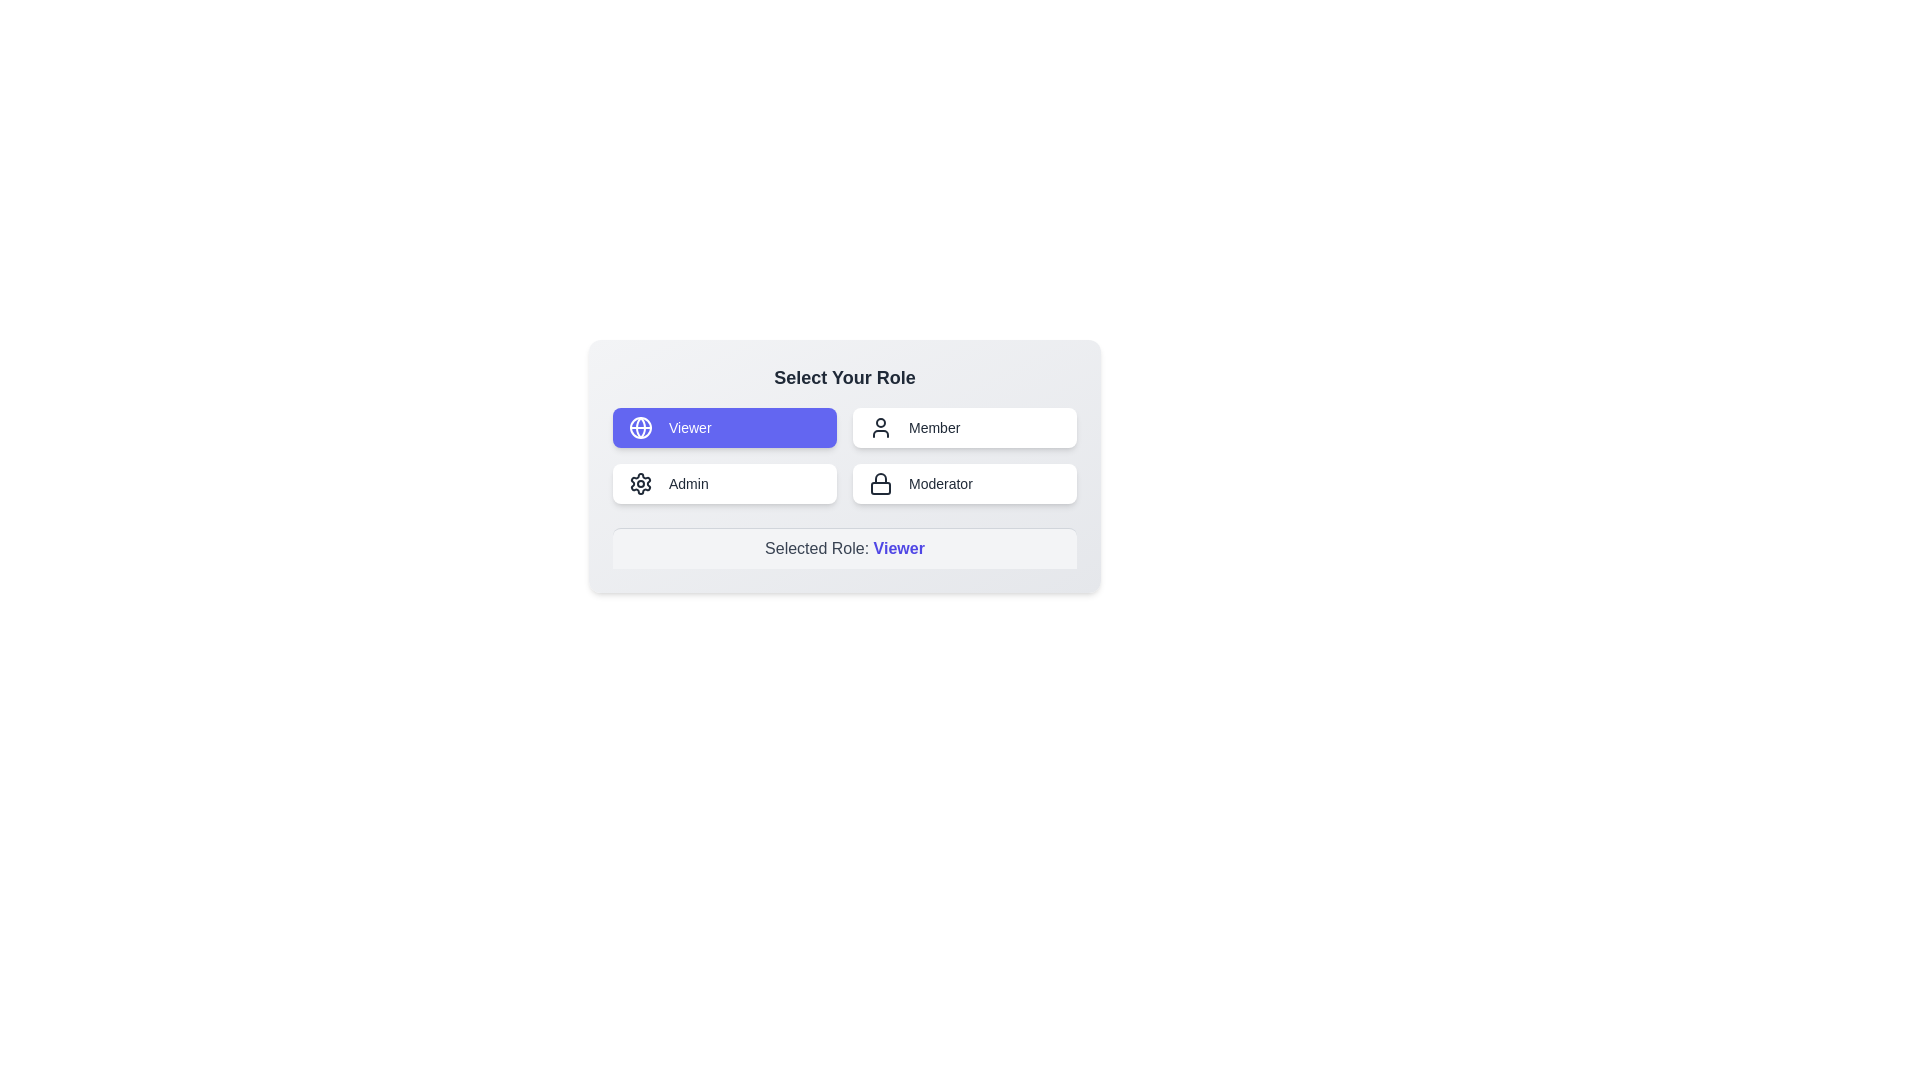 Image resolution: width=1920 pixels, height=1080 pixels. Describe the element at coordinates (723, 427) in the screenshot. I see `the role button labeled Viewer` at that location.